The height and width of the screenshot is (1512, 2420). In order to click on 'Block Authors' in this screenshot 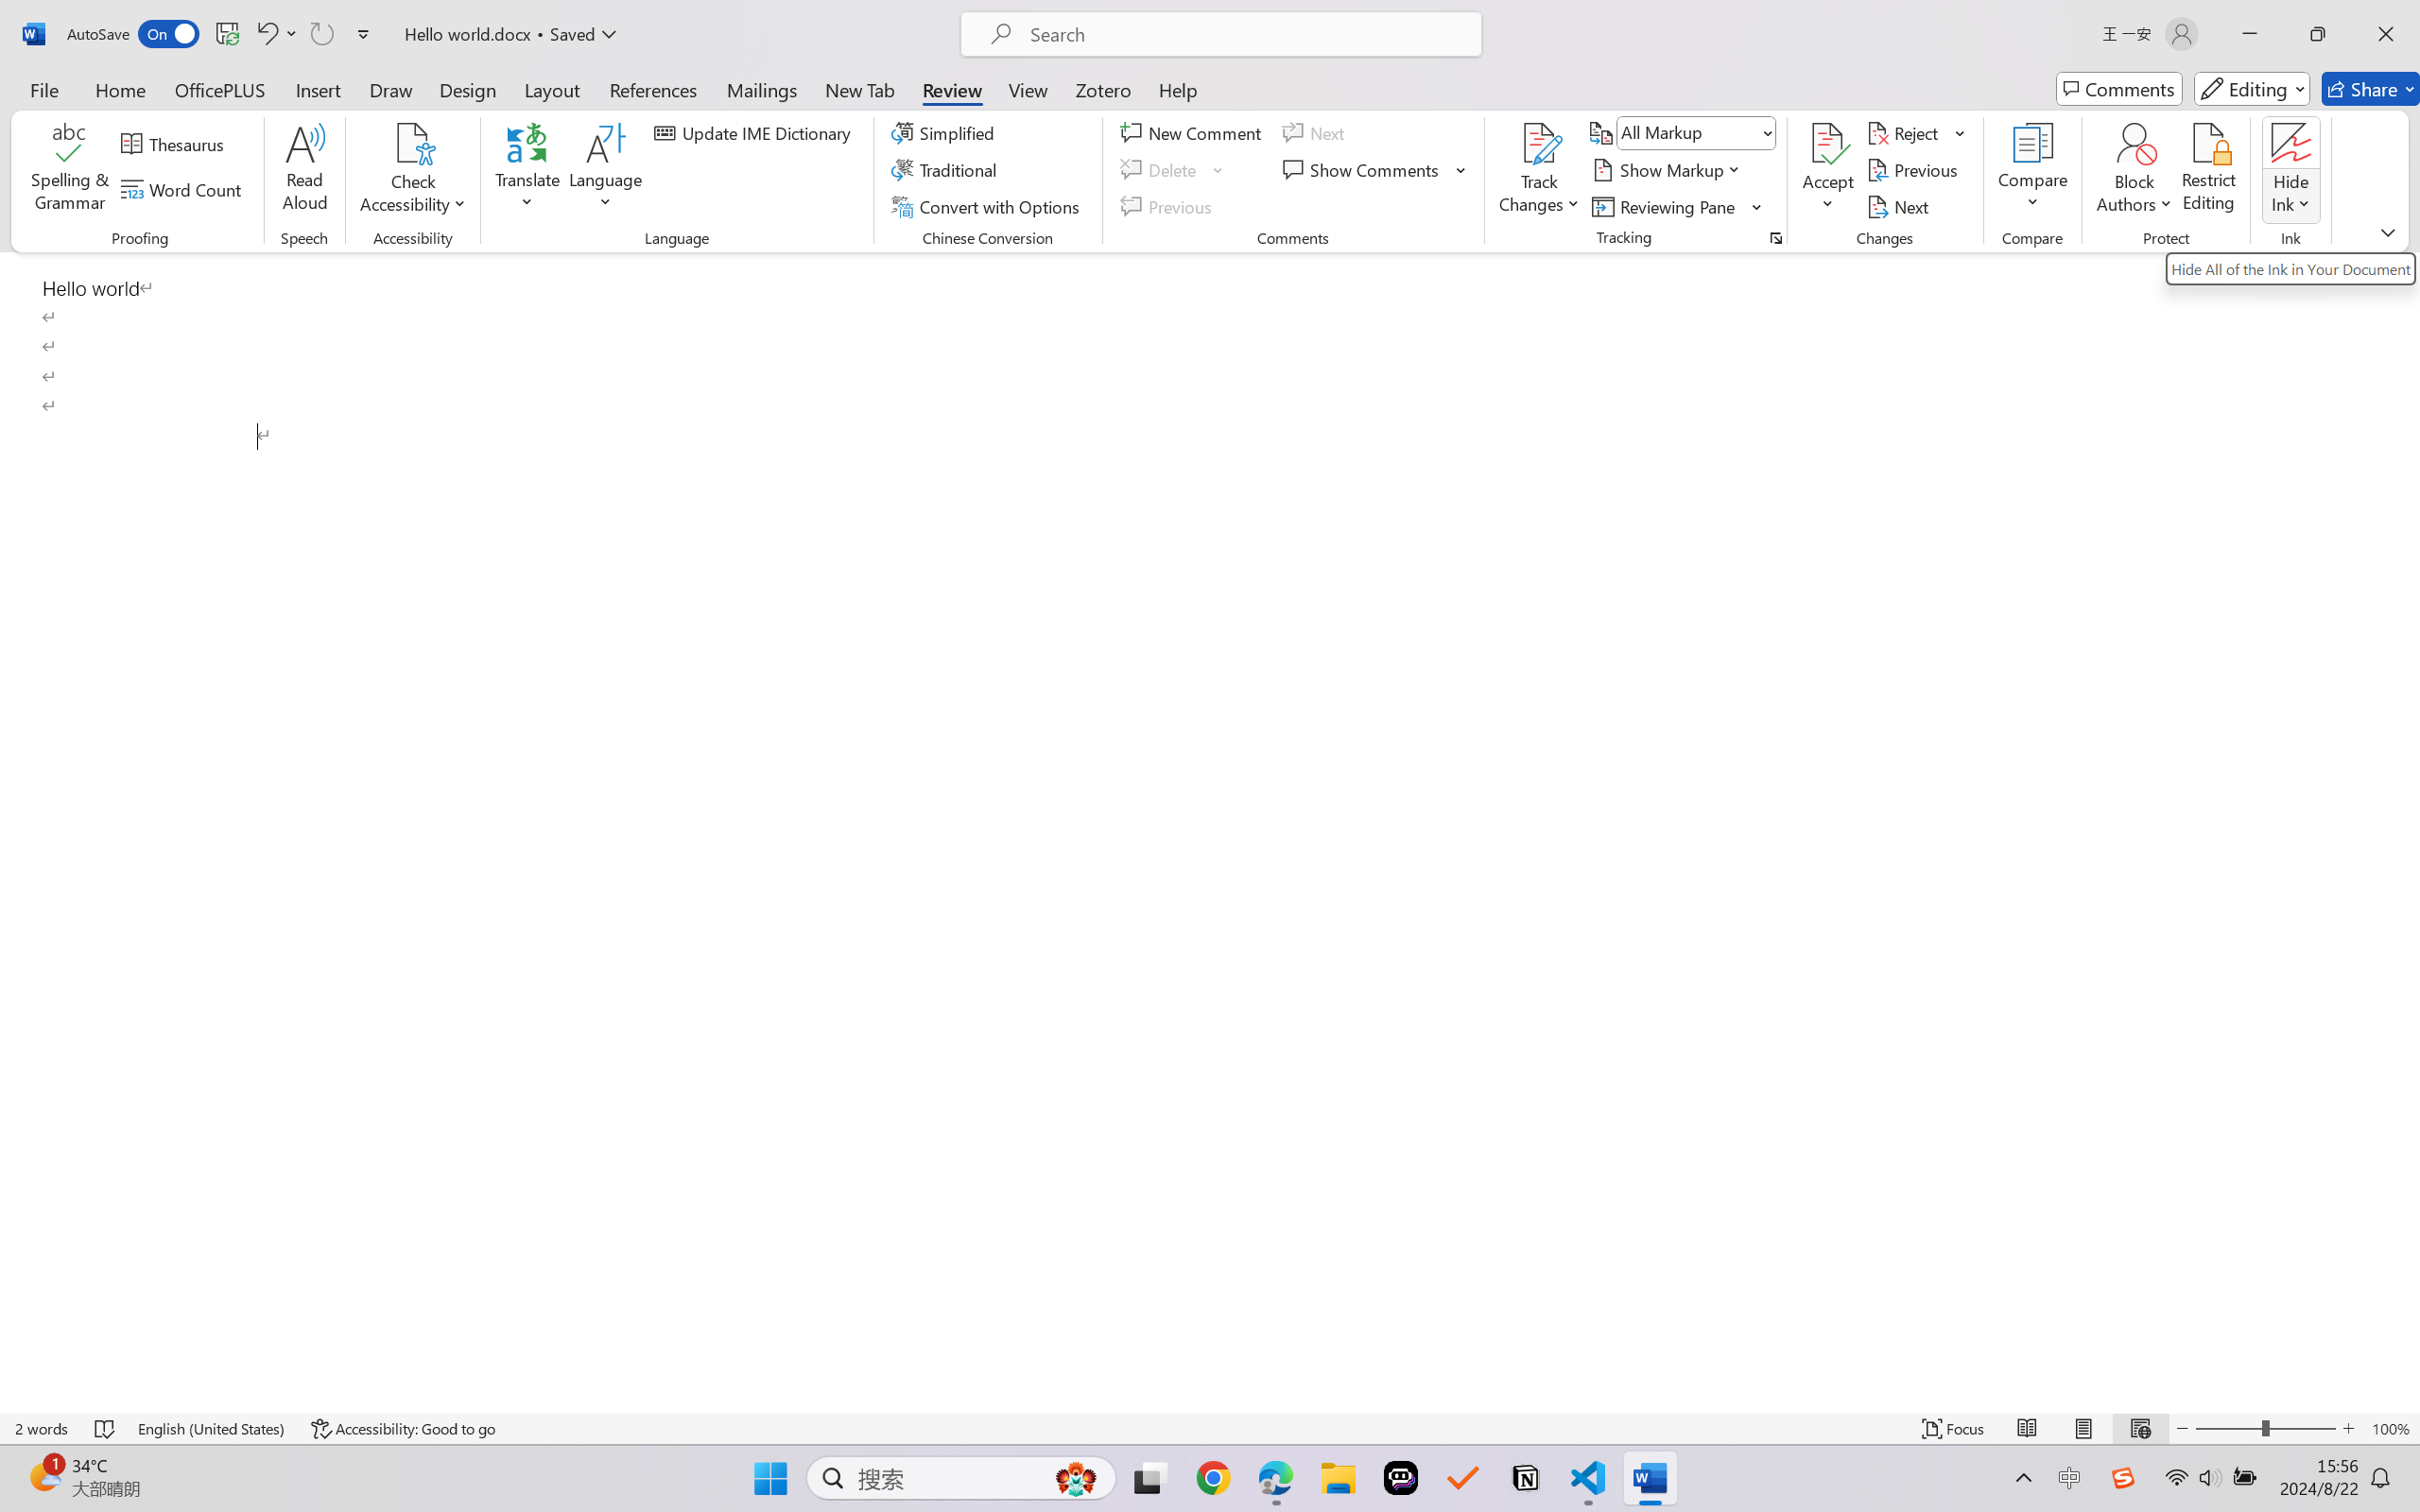, I will do `click(2133, 170)`.